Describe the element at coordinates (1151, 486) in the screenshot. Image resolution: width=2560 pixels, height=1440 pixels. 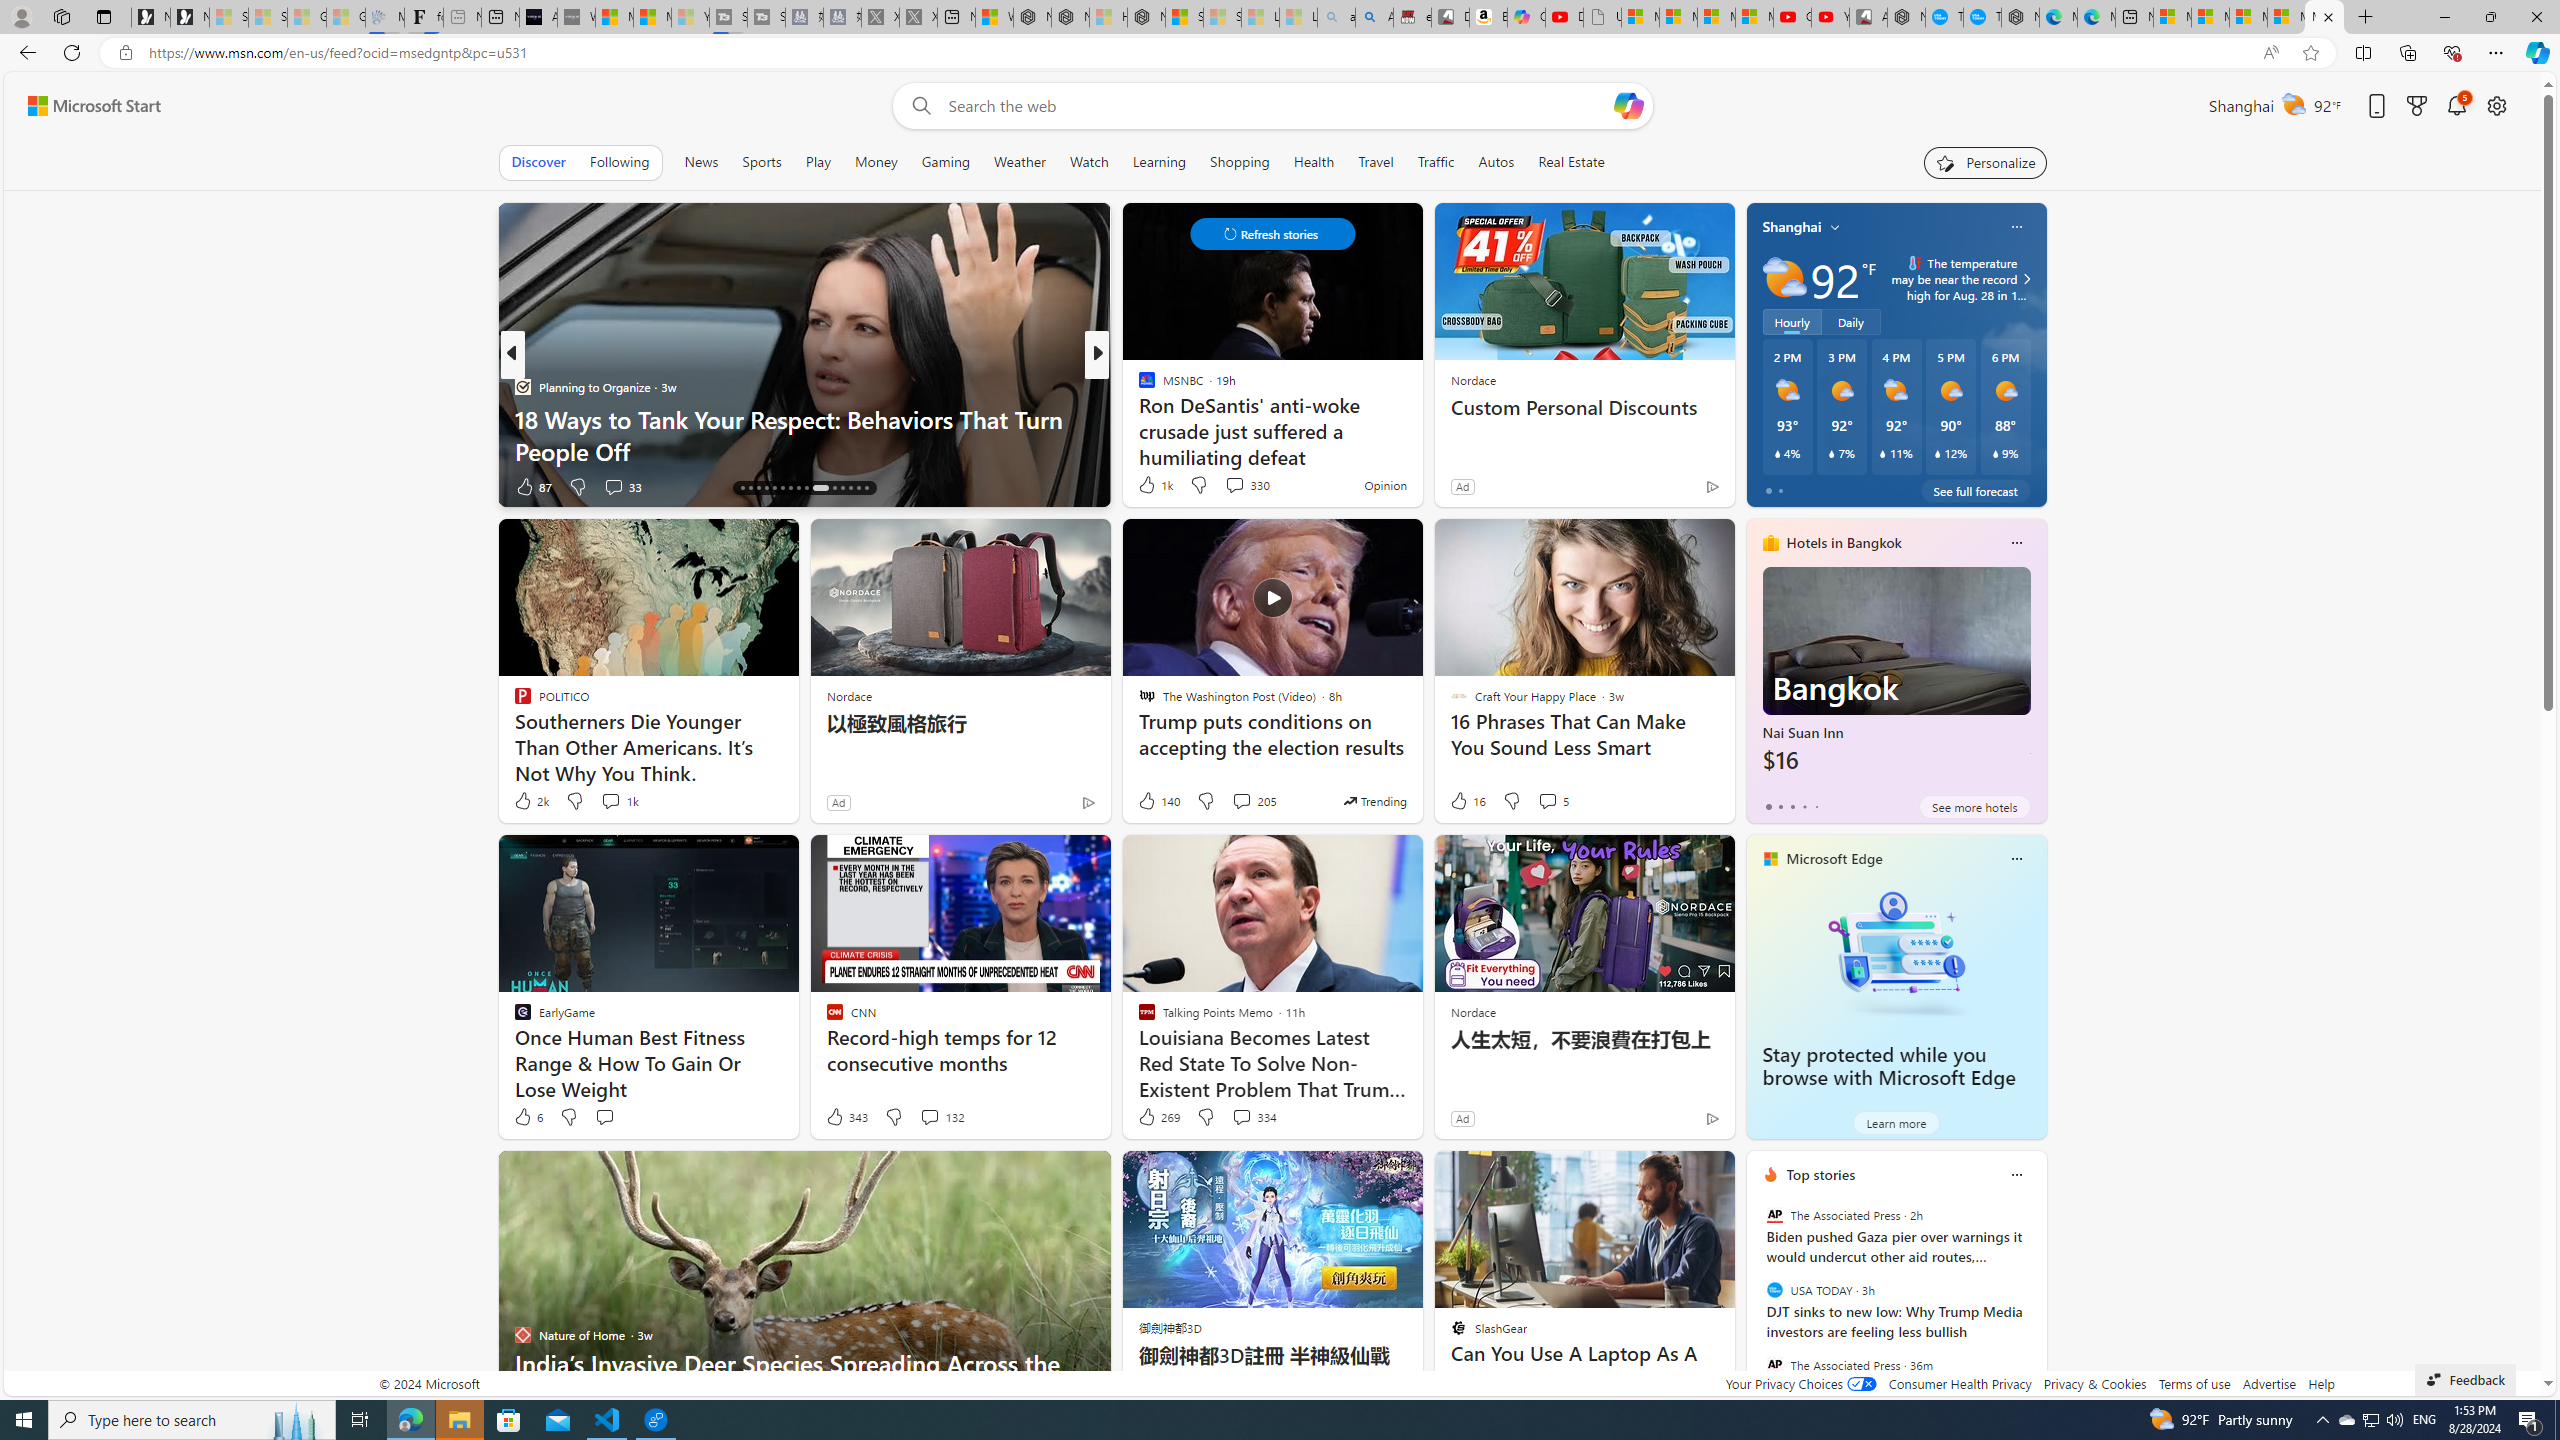
I see `'181 Like'` at that location.